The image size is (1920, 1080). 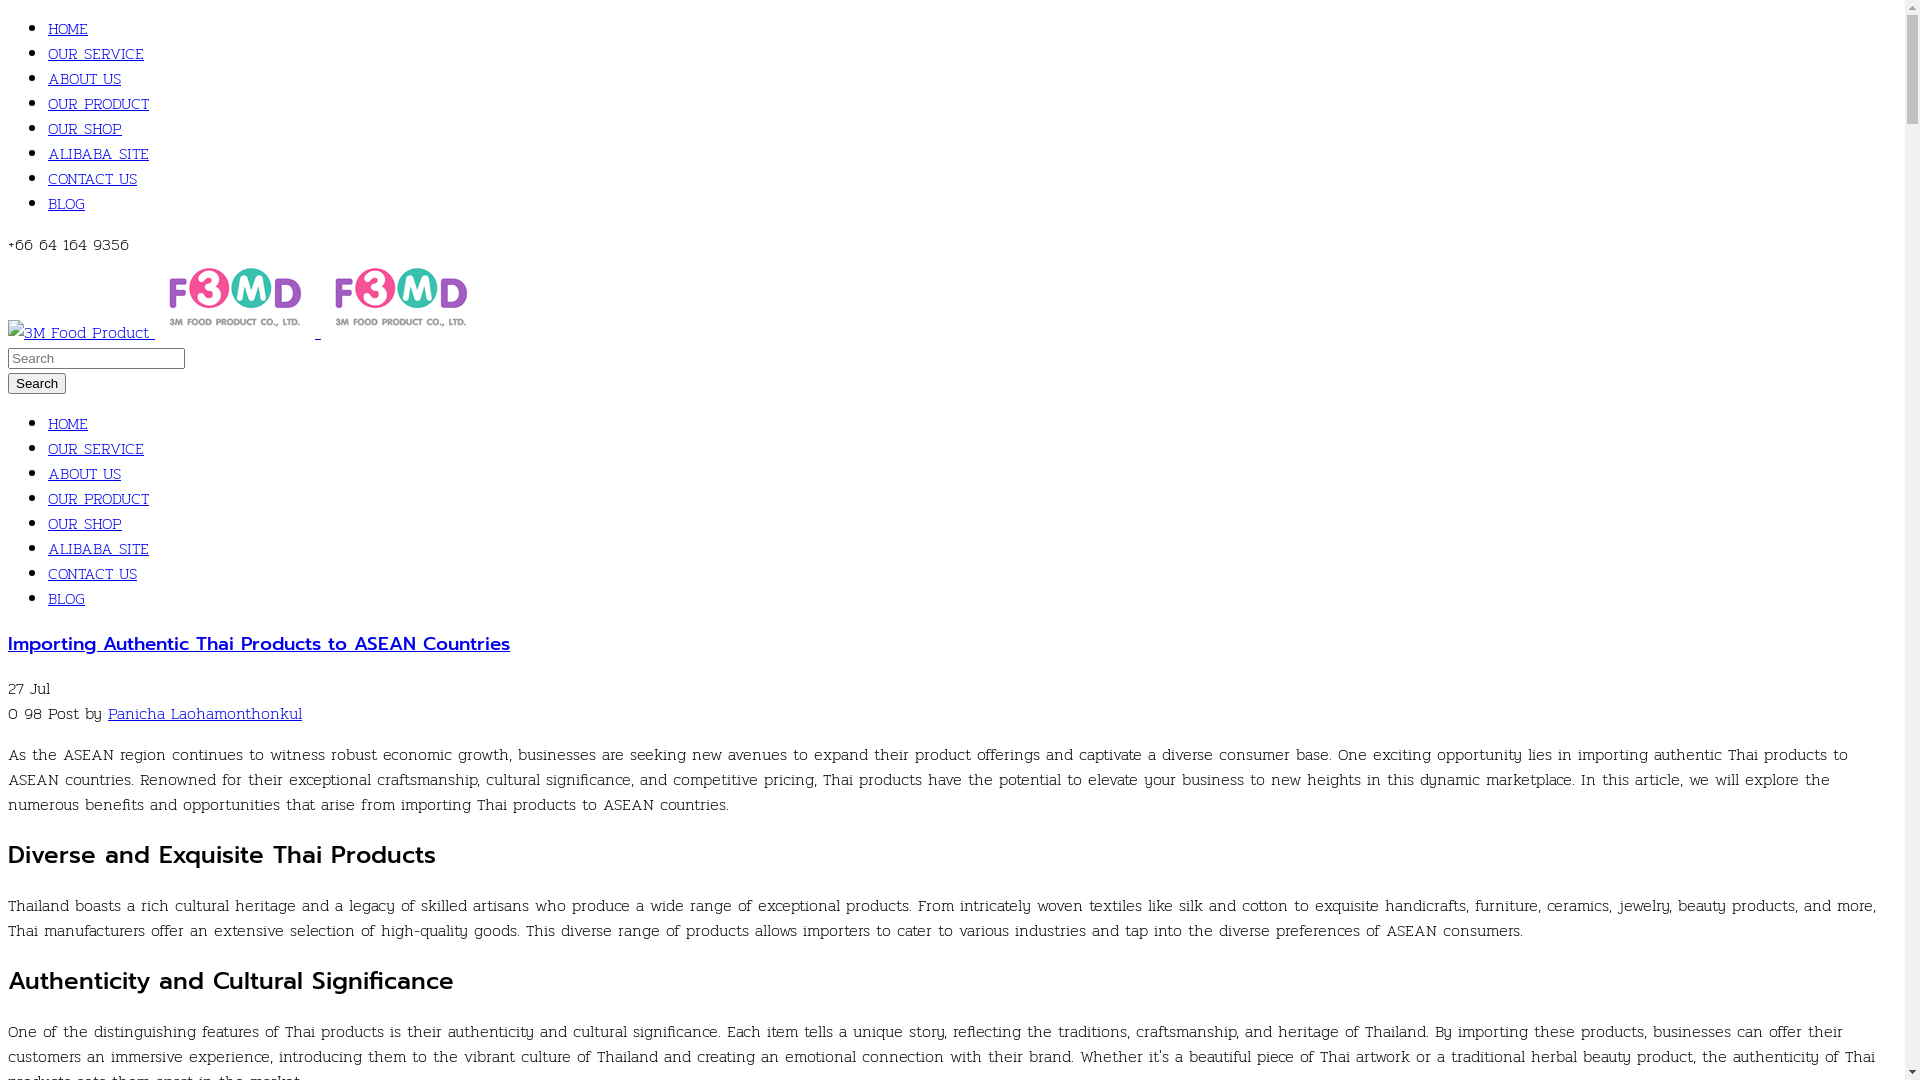 What do you see at coordinates (8, 383) in the screenshot?
I see `'Search'` at bounding box center [8, 383].